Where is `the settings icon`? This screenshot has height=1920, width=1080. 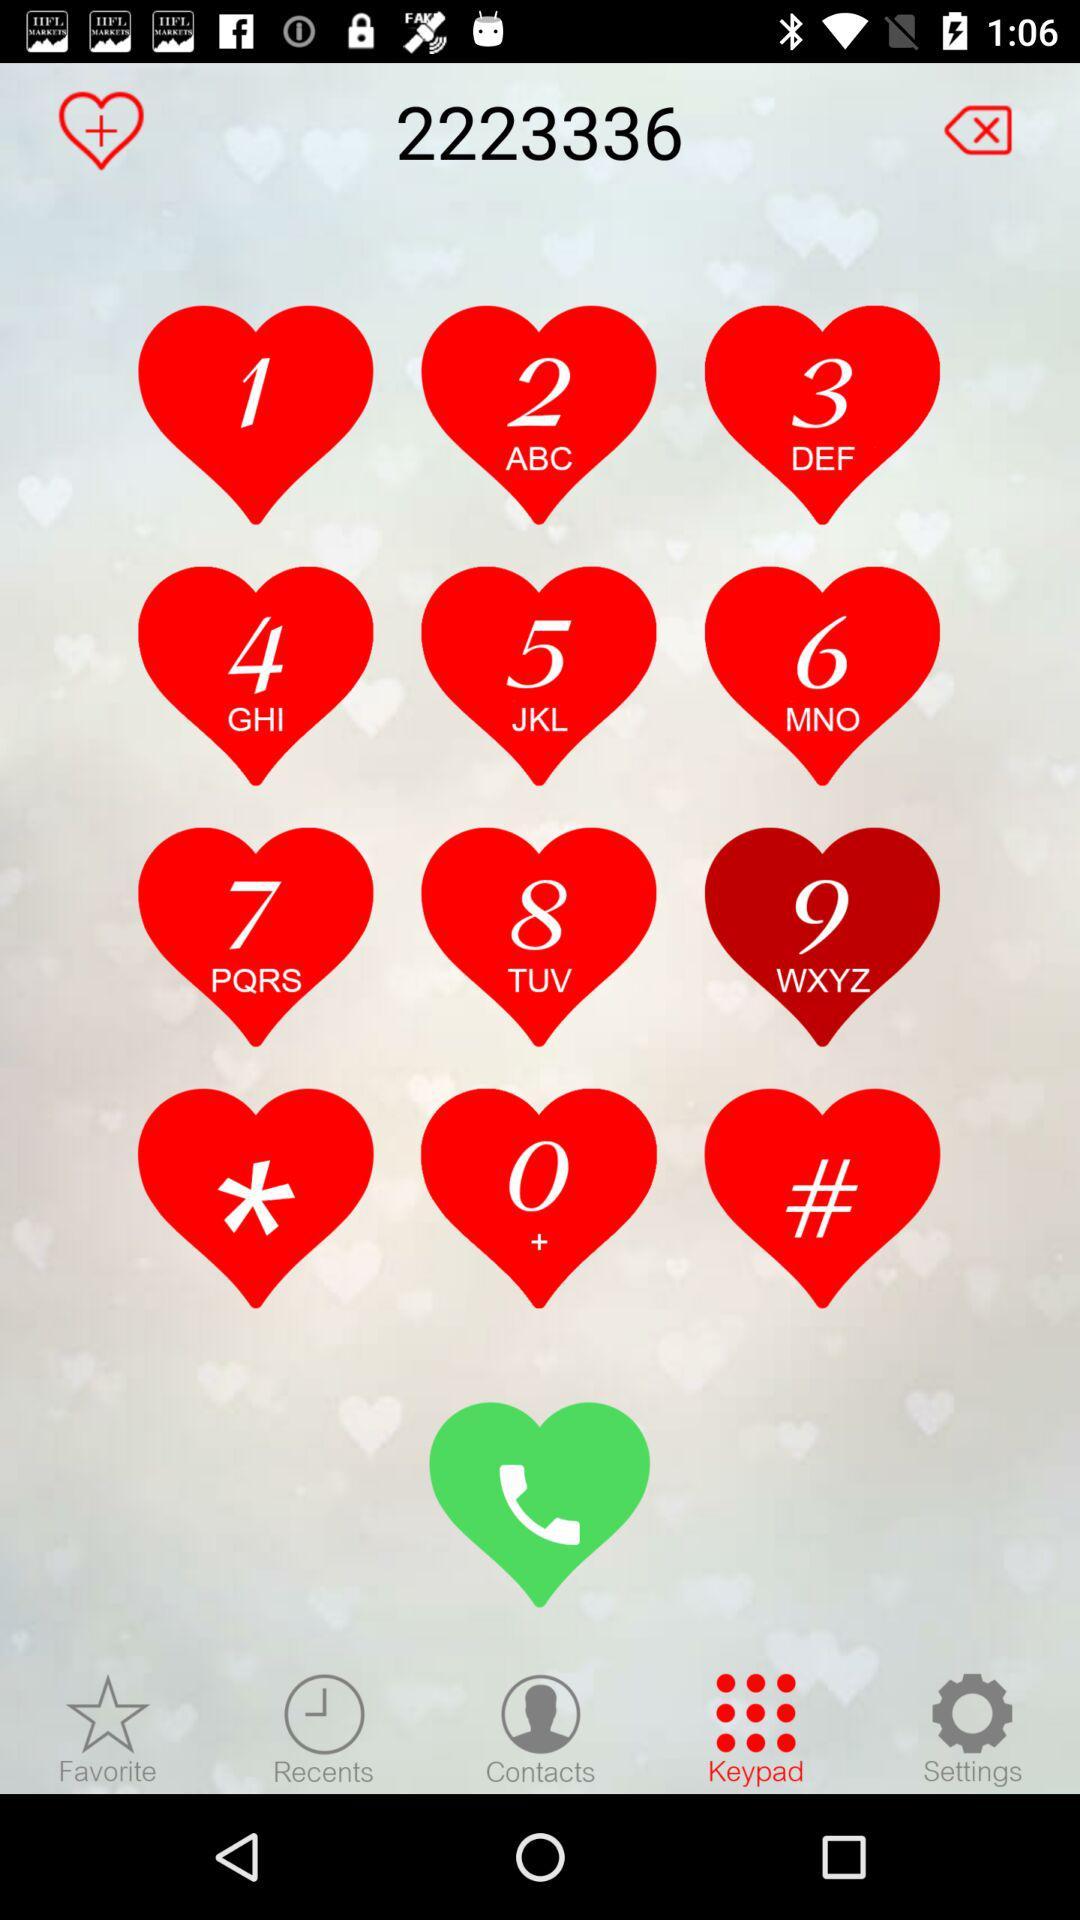
the settings icon is located at coordinates (971, 1728).